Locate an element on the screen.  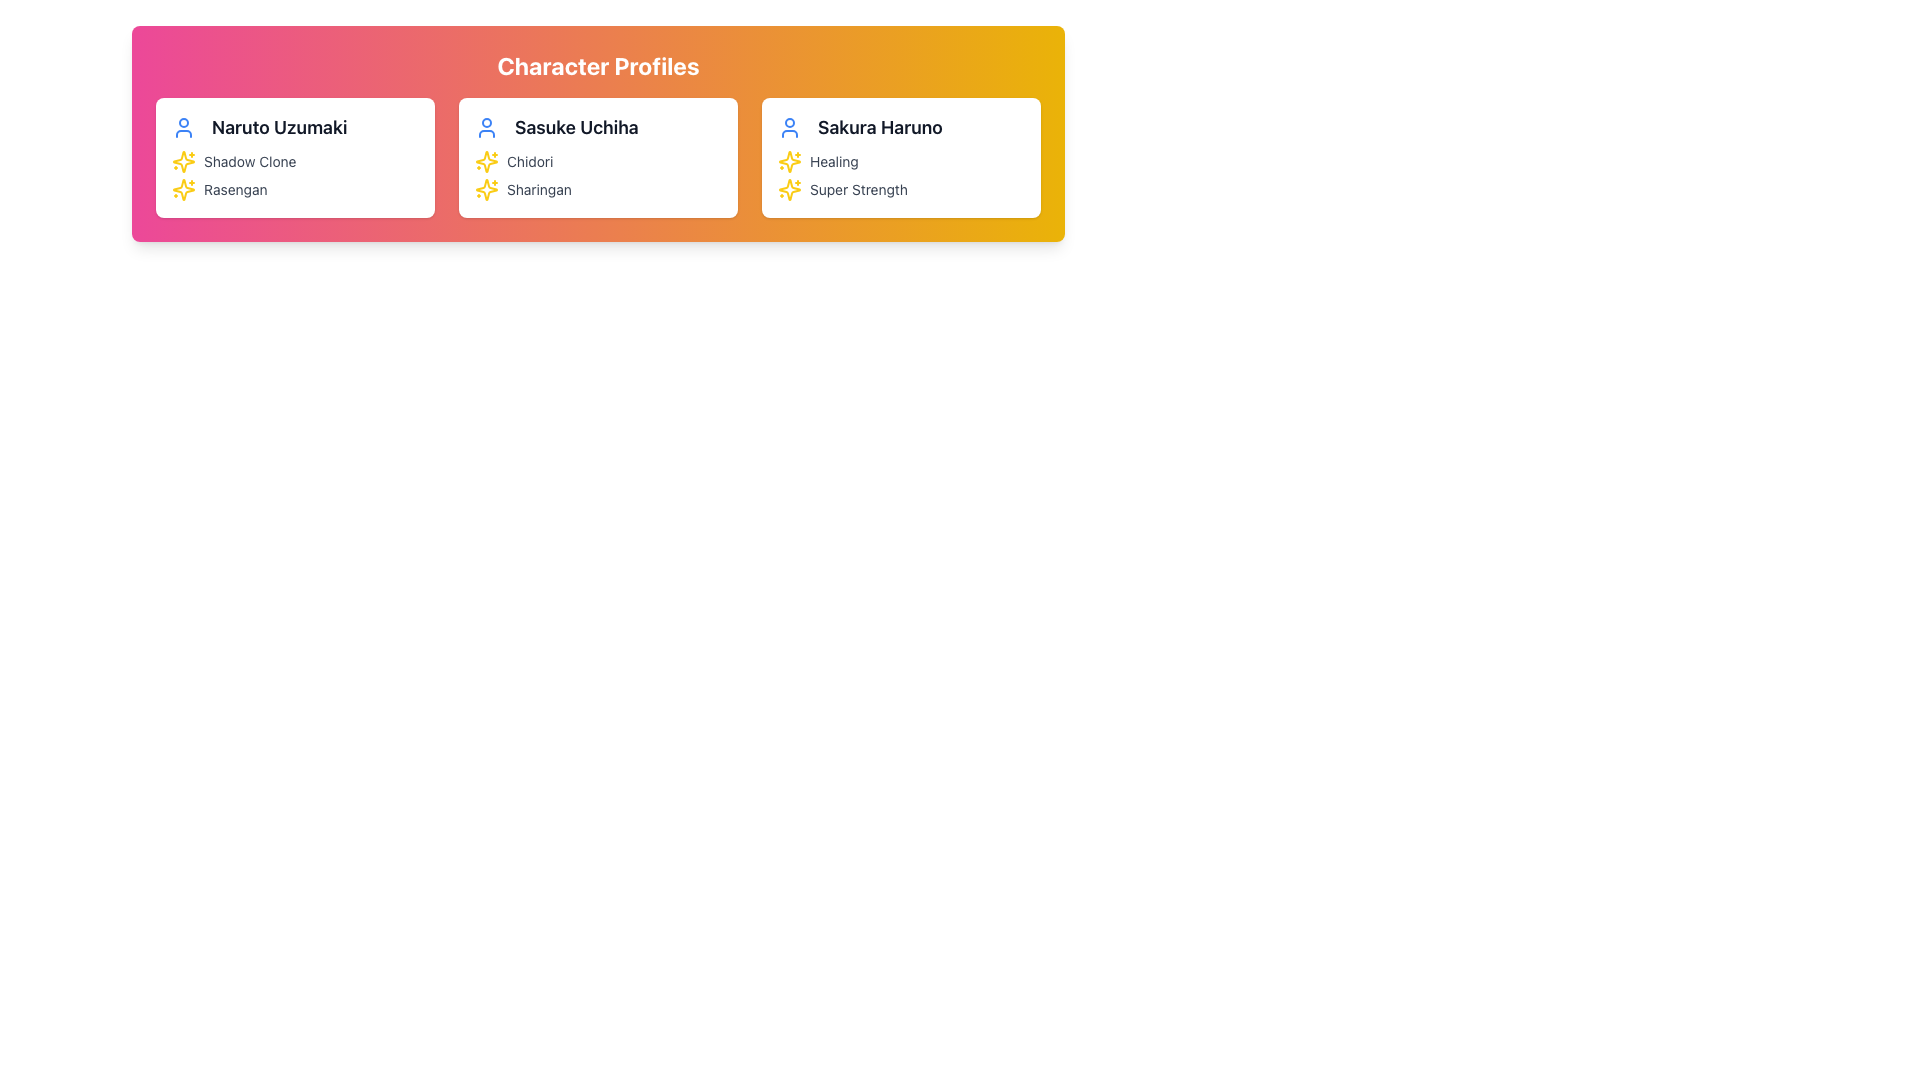
the static list item displaying abilities or skills associated with the character 'Naruto Uzumaki', located in the lower portion of the card is located at coordinates (294, 175).